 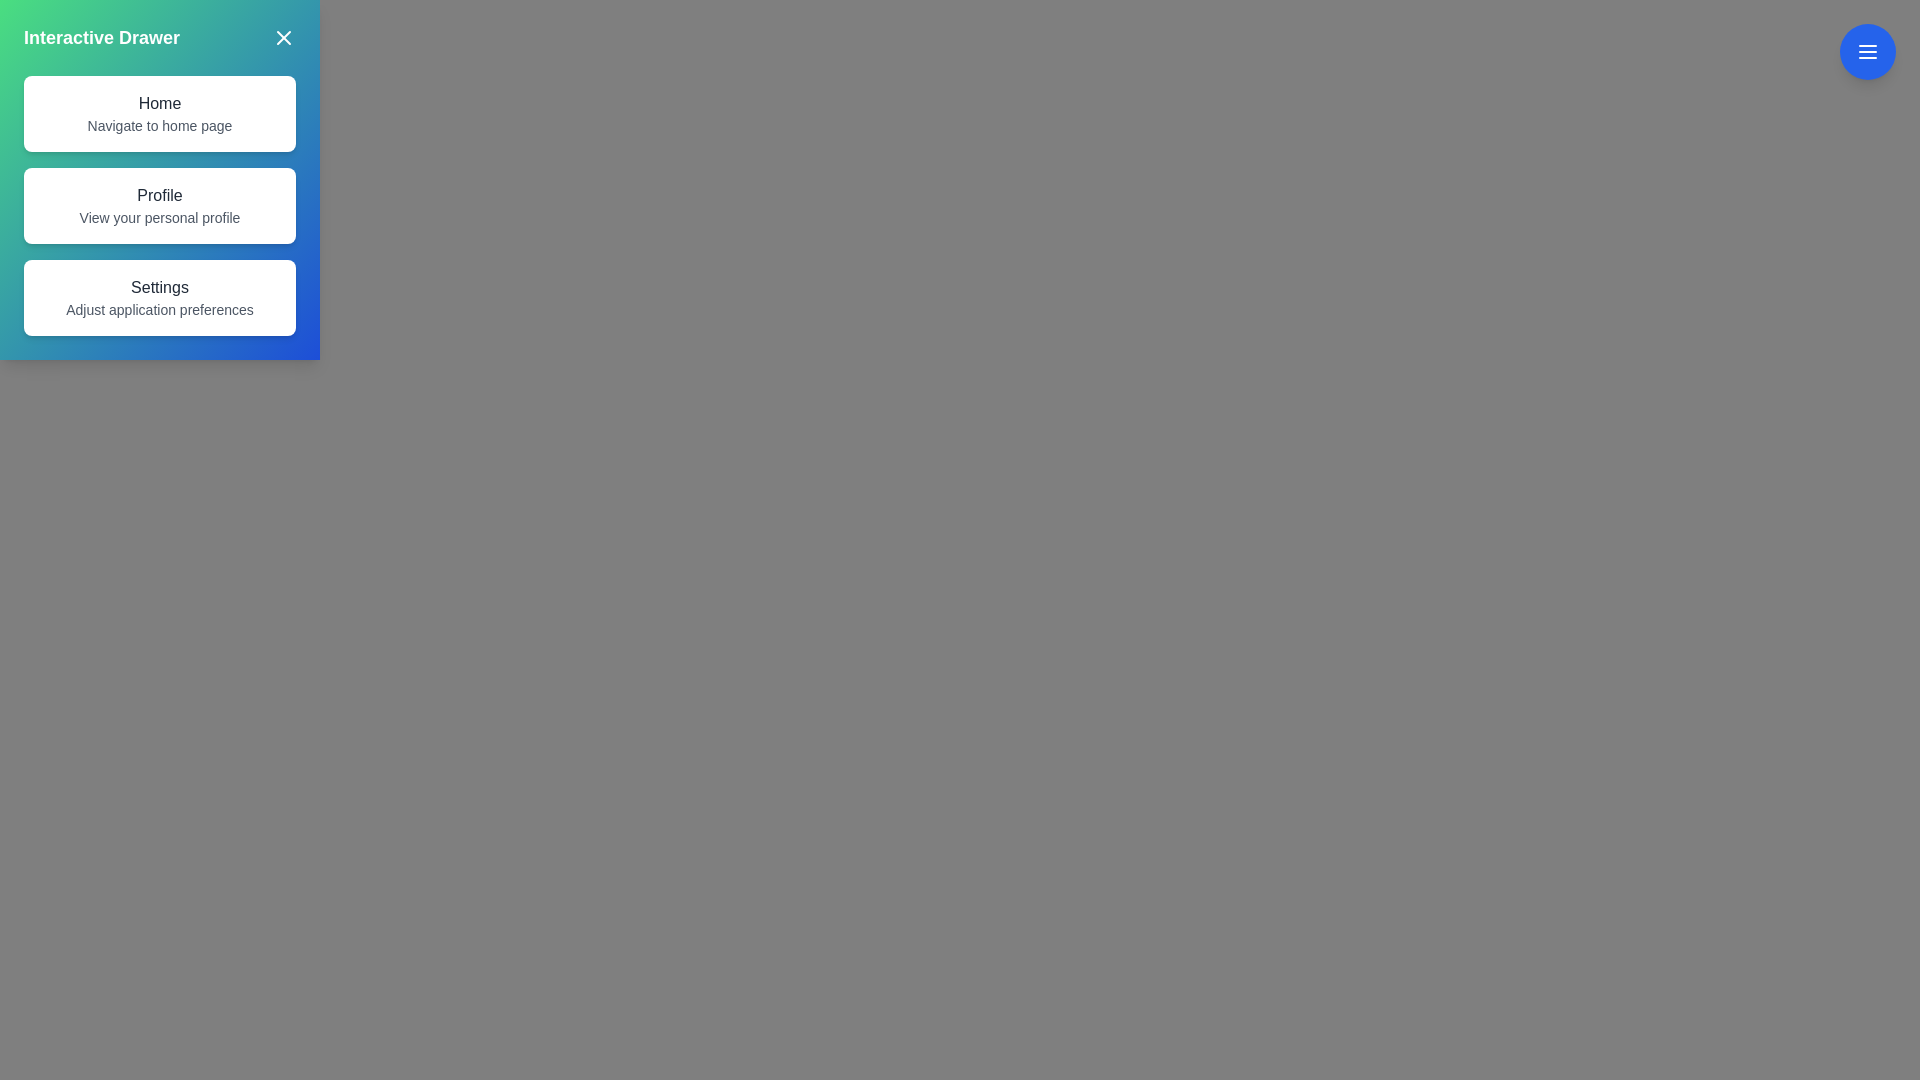 I want to click on the circular blue button with a menu icon located in the top-right corner of the interface, so click(x=1866, y=50).